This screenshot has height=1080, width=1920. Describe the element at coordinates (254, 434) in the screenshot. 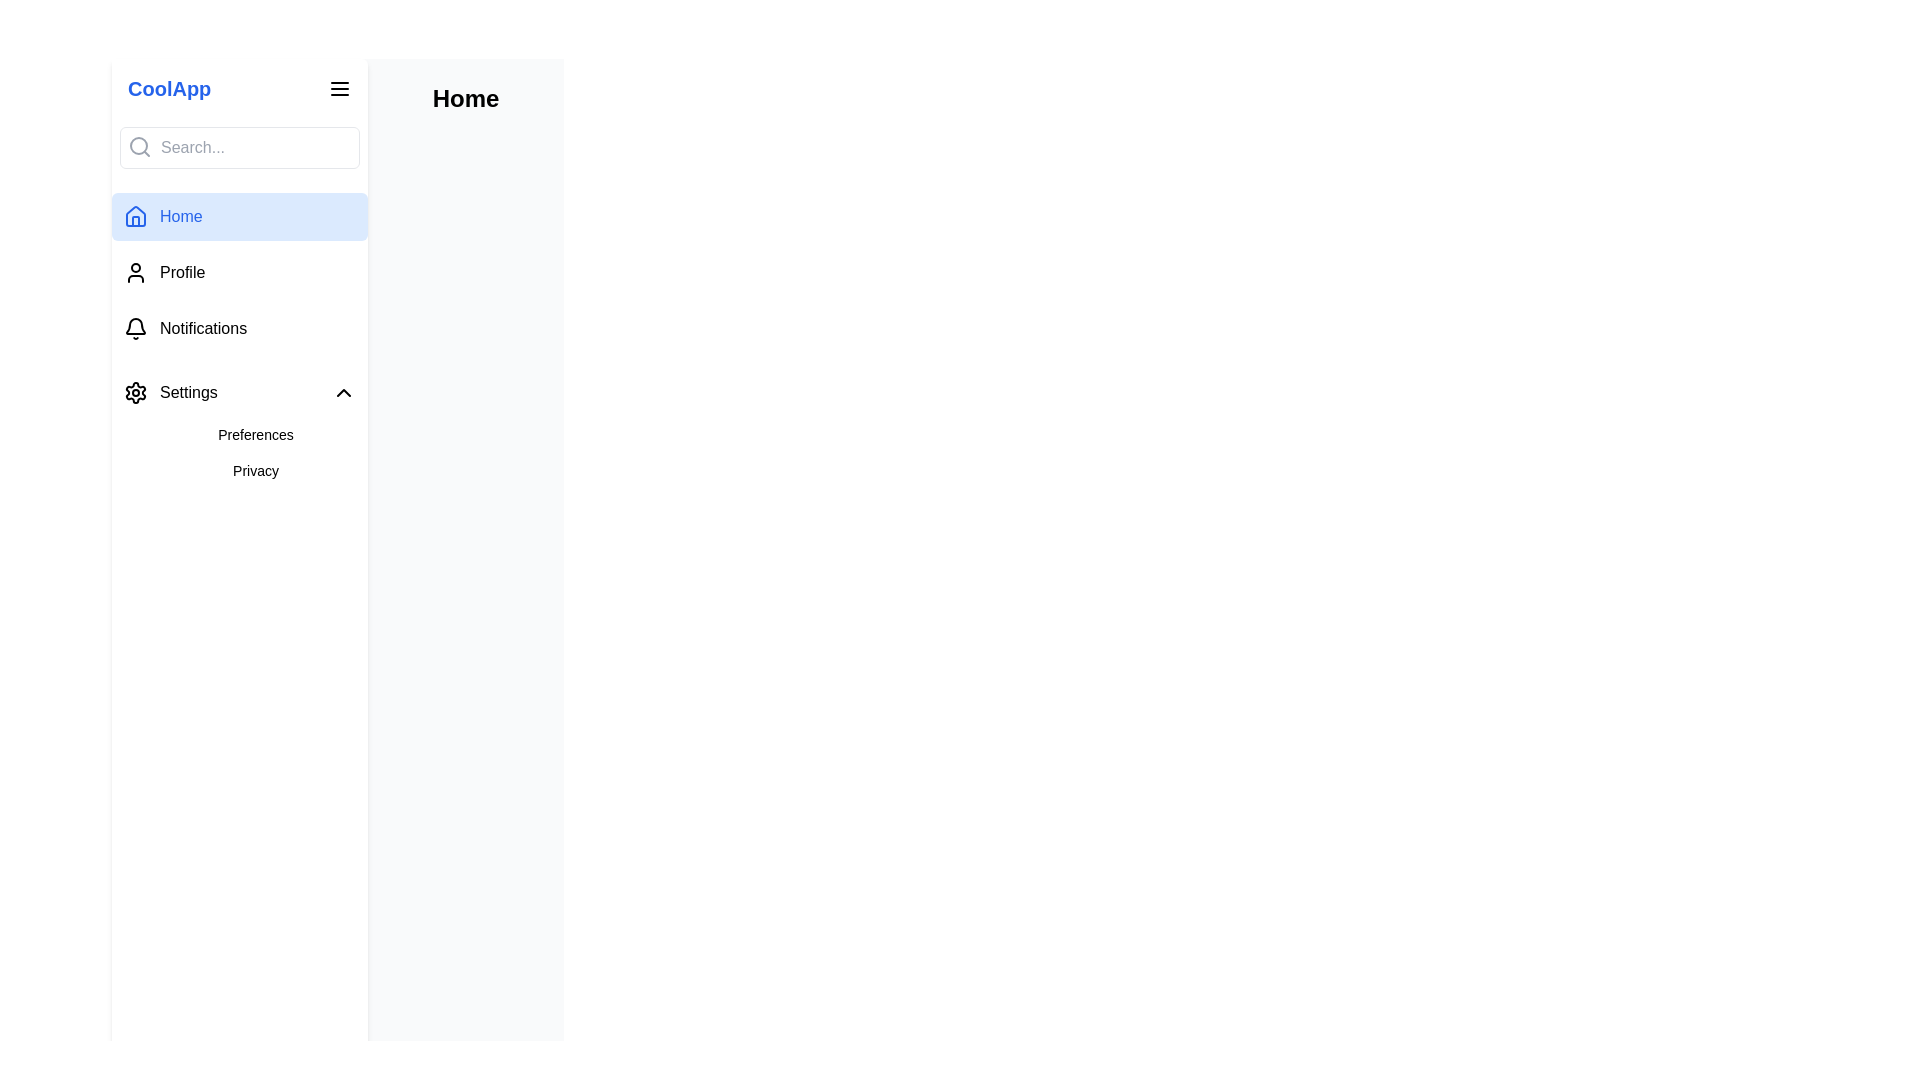

I see `the 'Preferences' text label located in the left sidebar, positioned above the 'Privacy' item` at that location.